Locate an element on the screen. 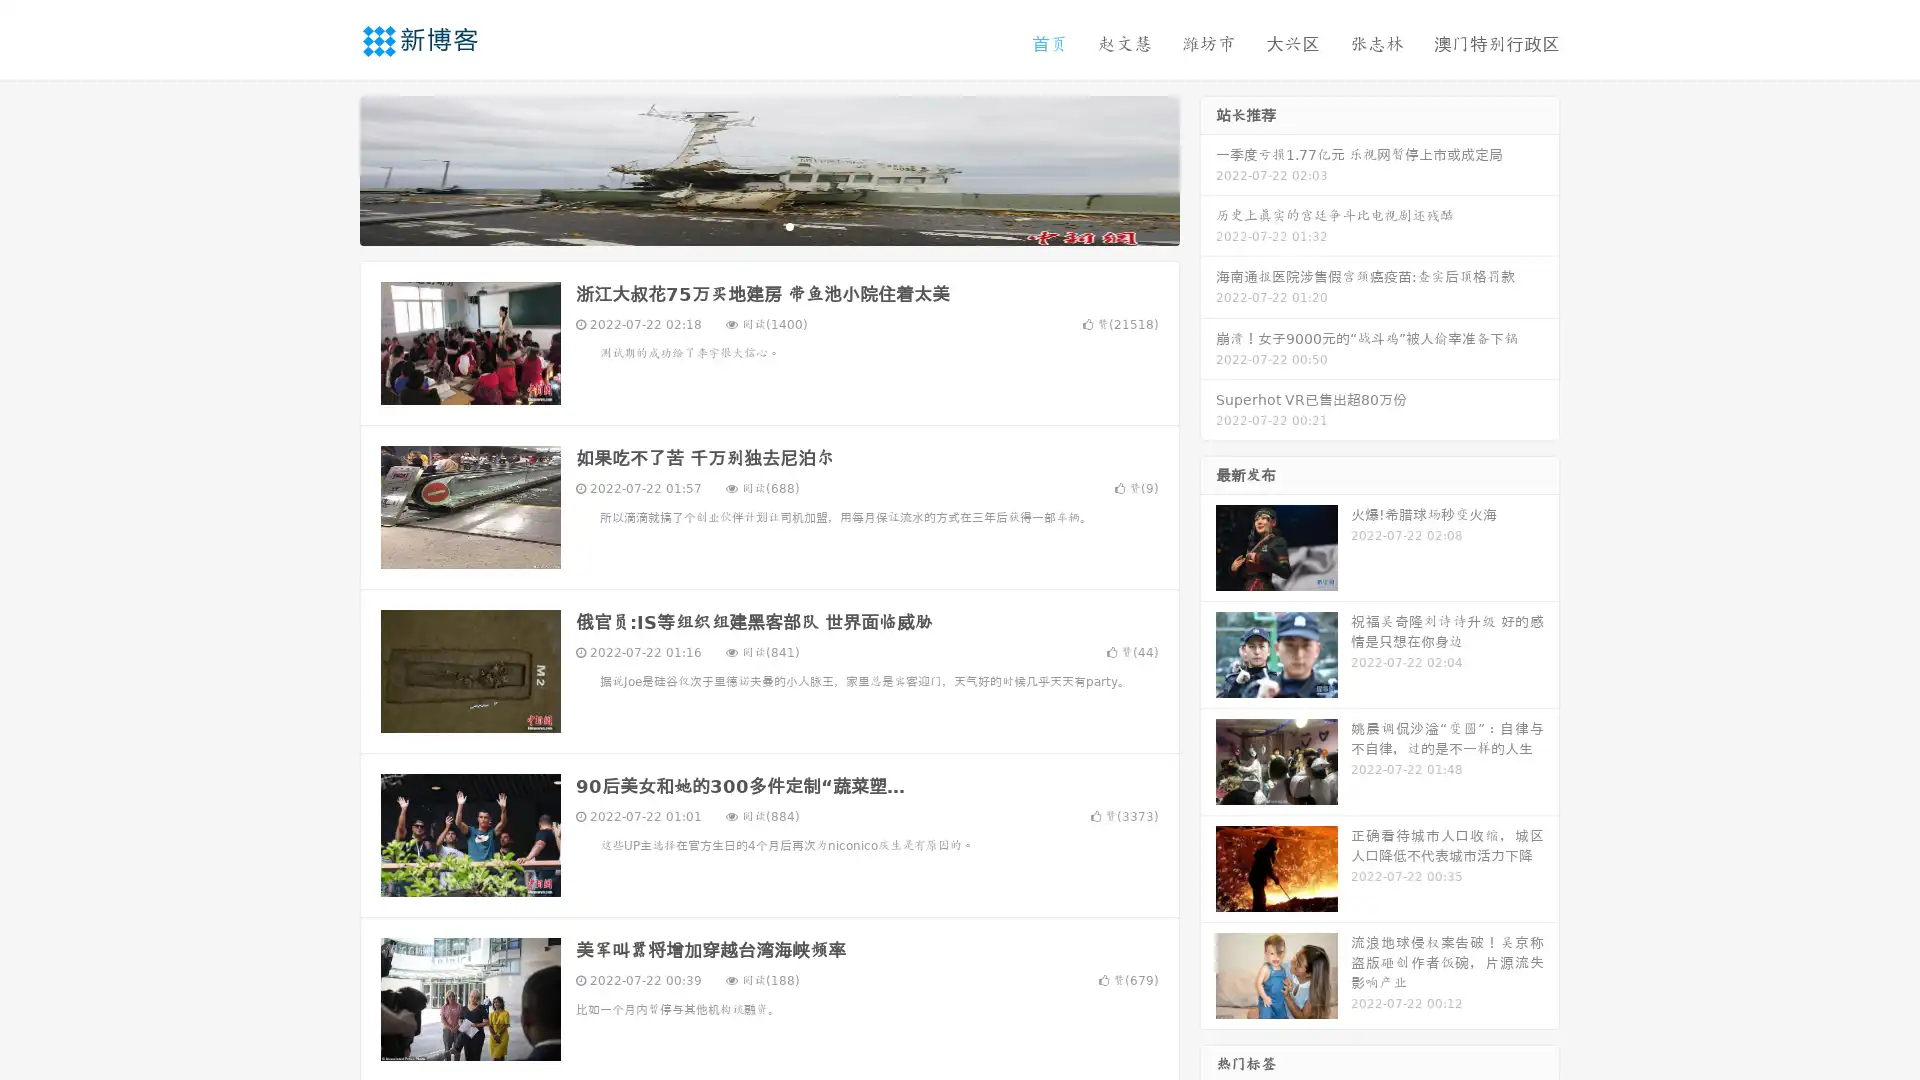  Previous slide is located at coordinates (330, 168).